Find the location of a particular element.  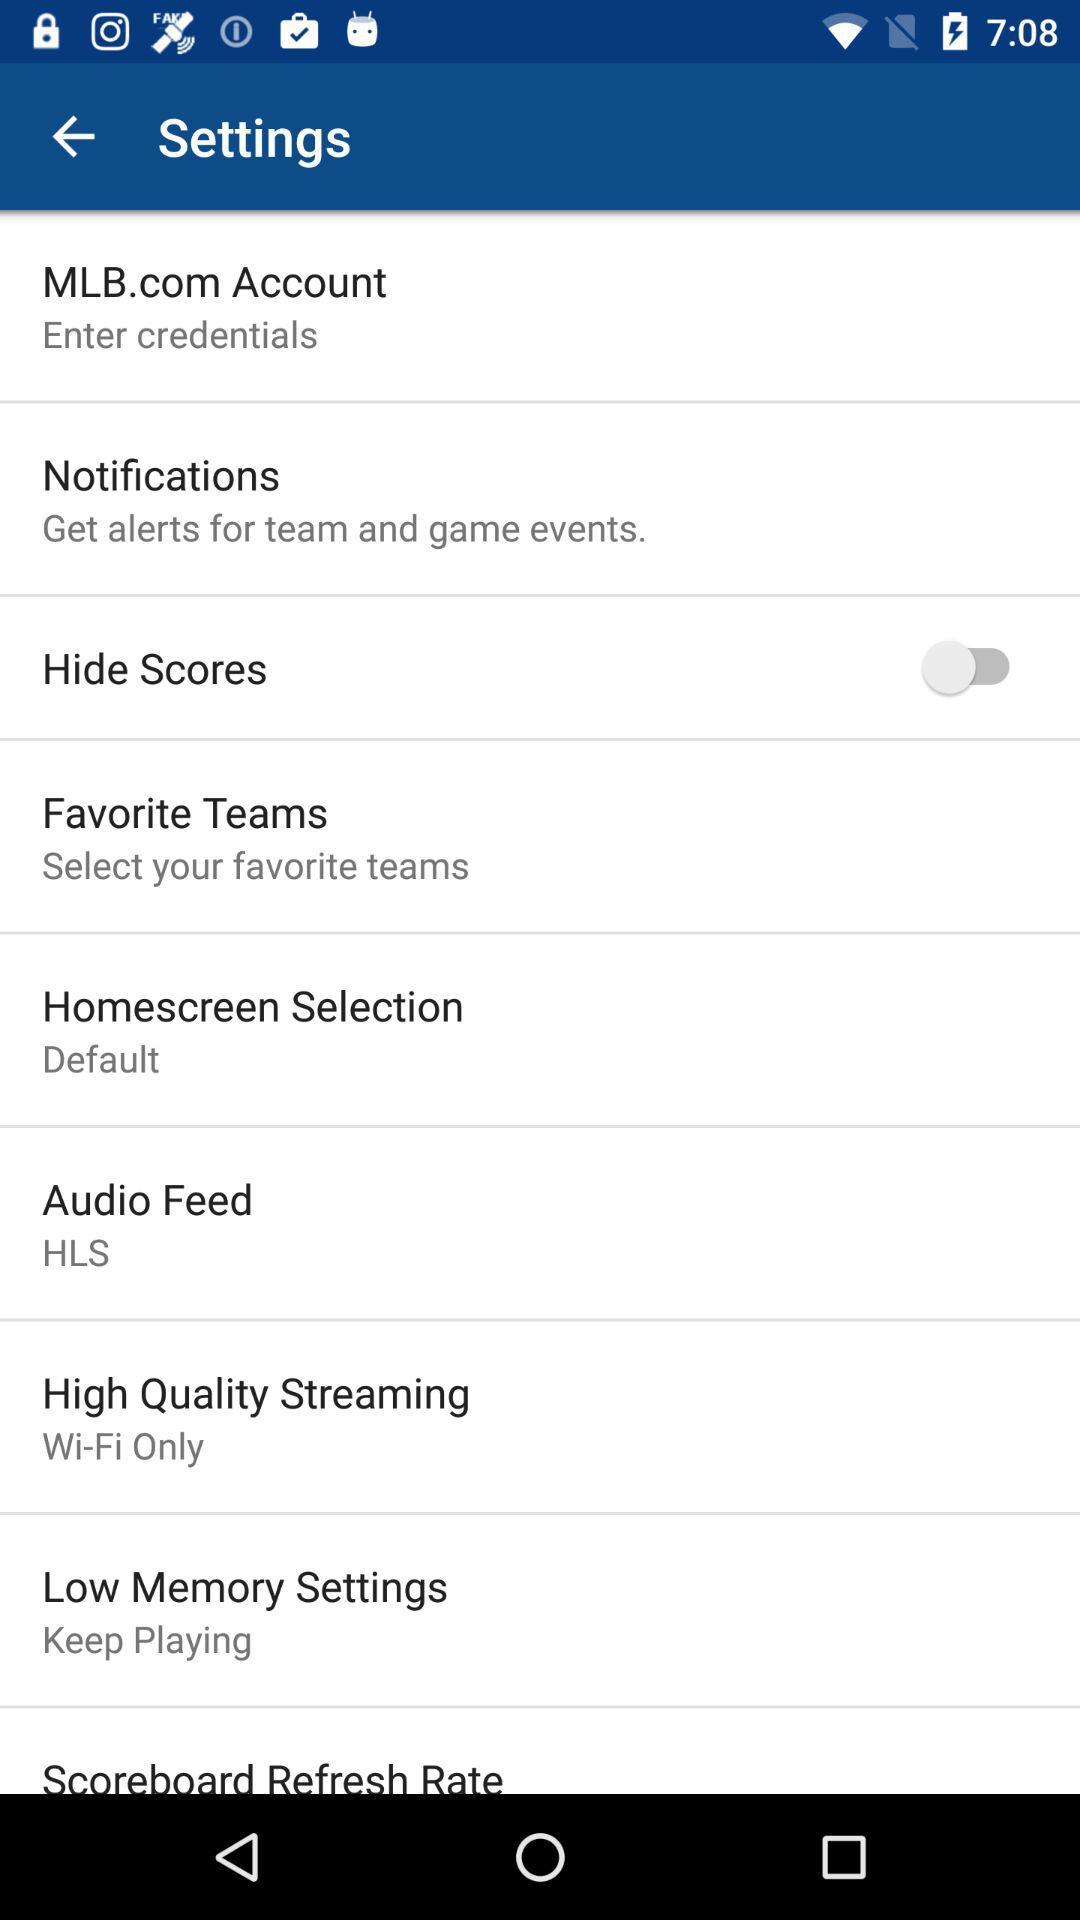

icon above keep playing item is located at coordinates (244, 1584).